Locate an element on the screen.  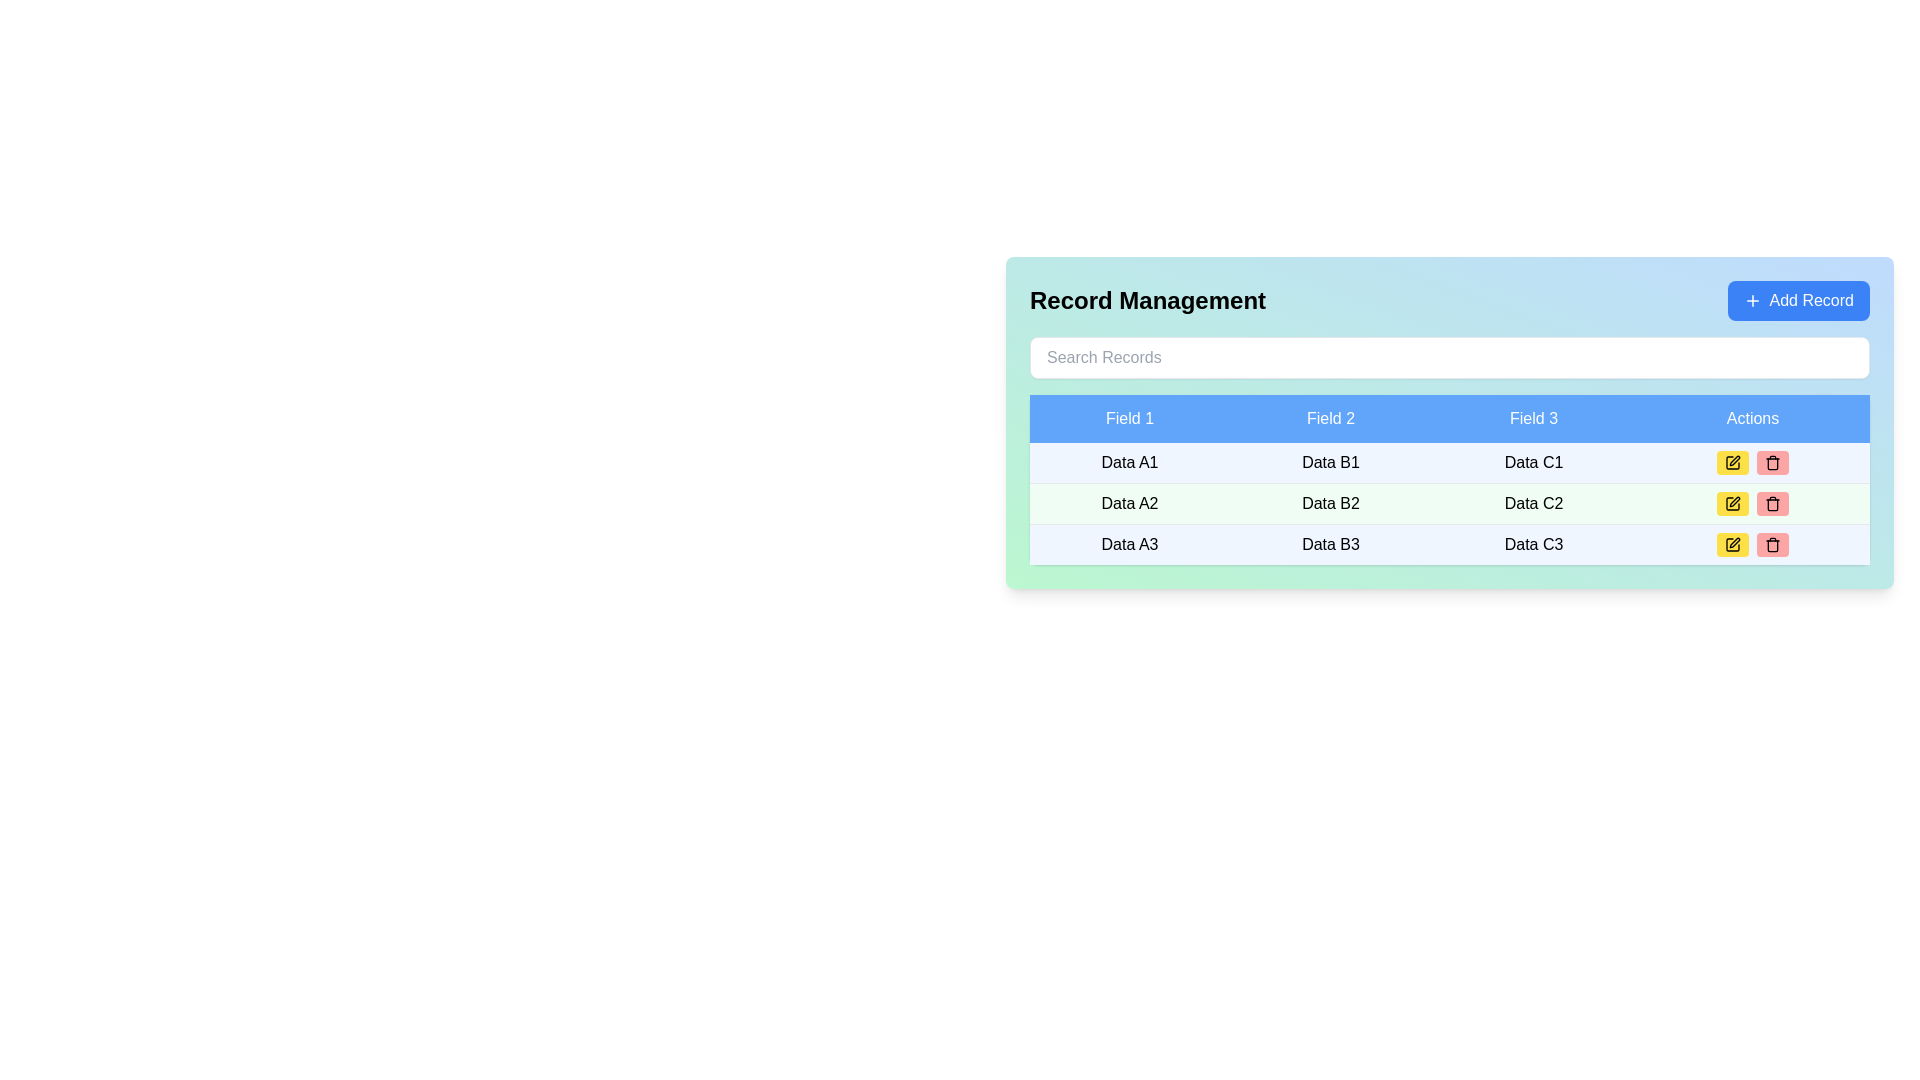
the static table cell displaying text in the 'Field 1' column of the record management table, located in the third row is located at coordinates (1130, 544).